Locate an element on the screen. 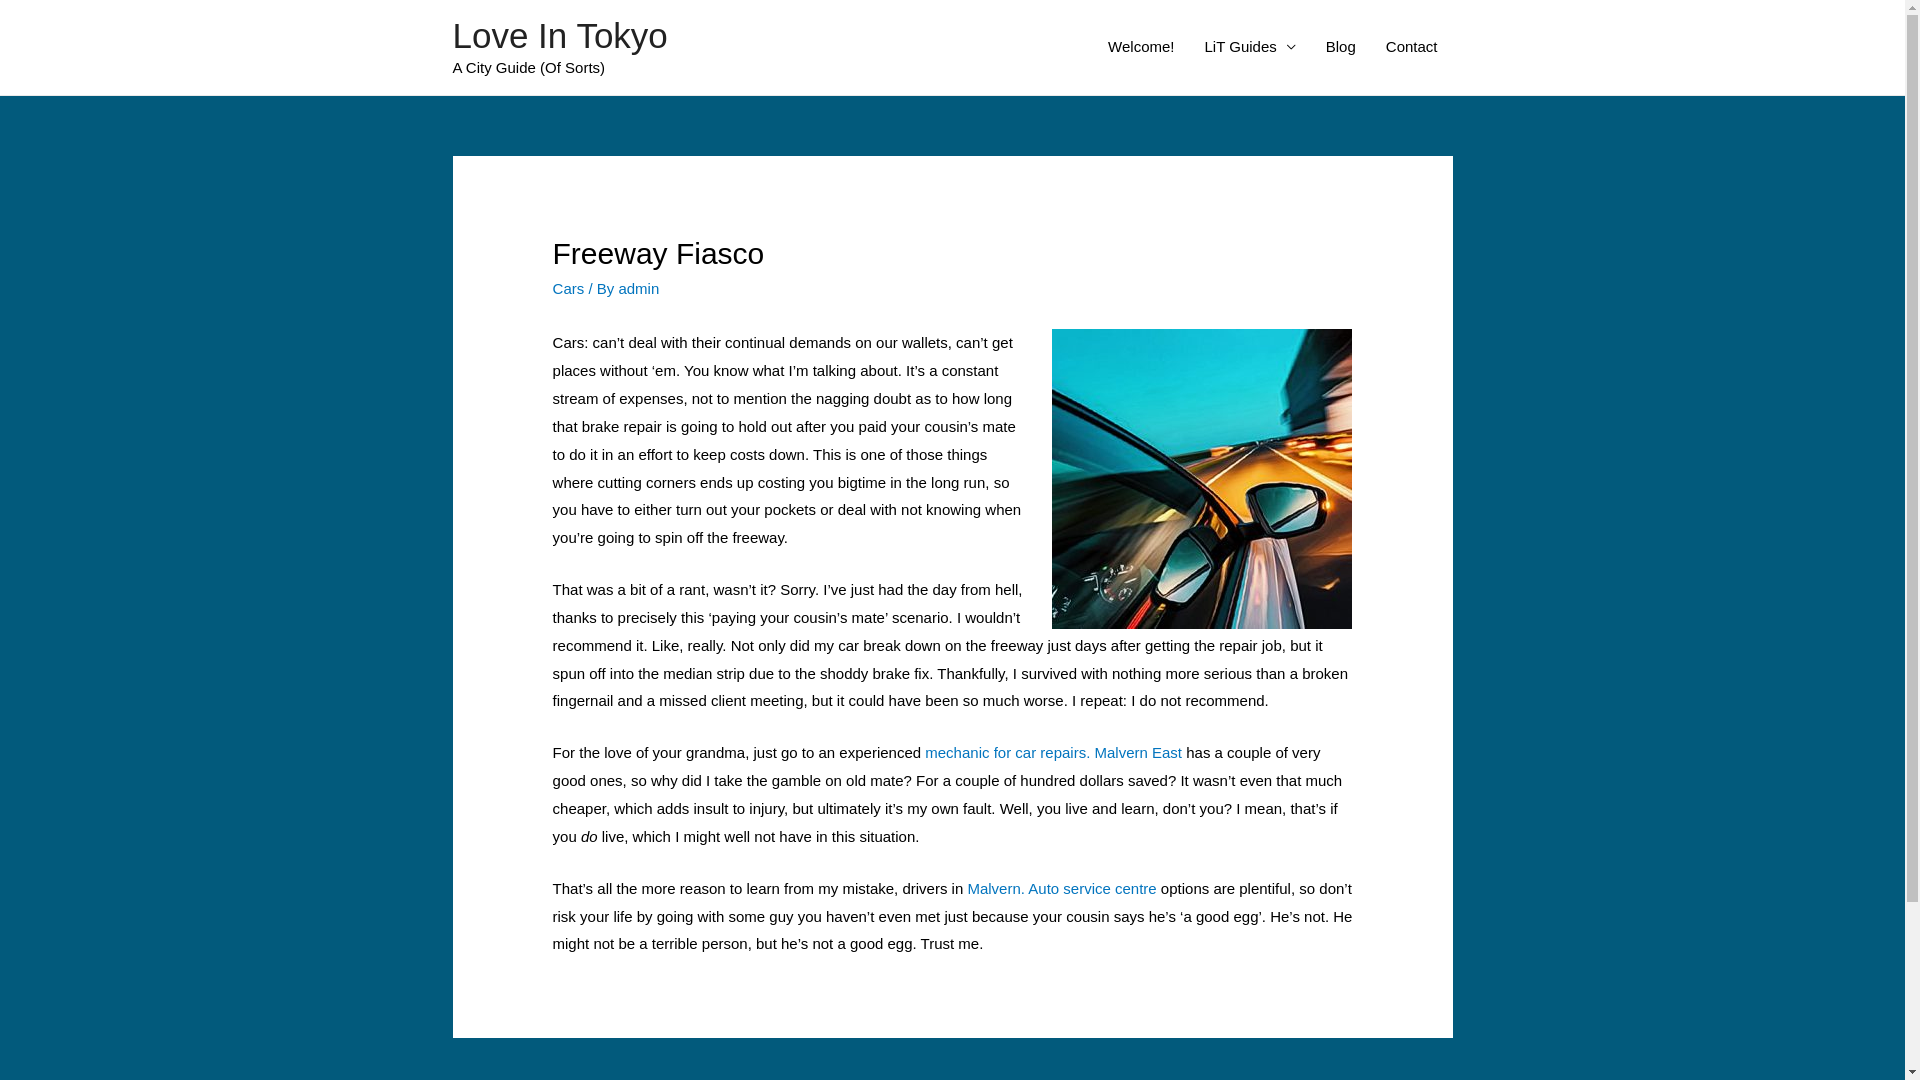 The height and width of the screenshot is (1080, 1920). 'Cars' is located at coordinates (552, 288).